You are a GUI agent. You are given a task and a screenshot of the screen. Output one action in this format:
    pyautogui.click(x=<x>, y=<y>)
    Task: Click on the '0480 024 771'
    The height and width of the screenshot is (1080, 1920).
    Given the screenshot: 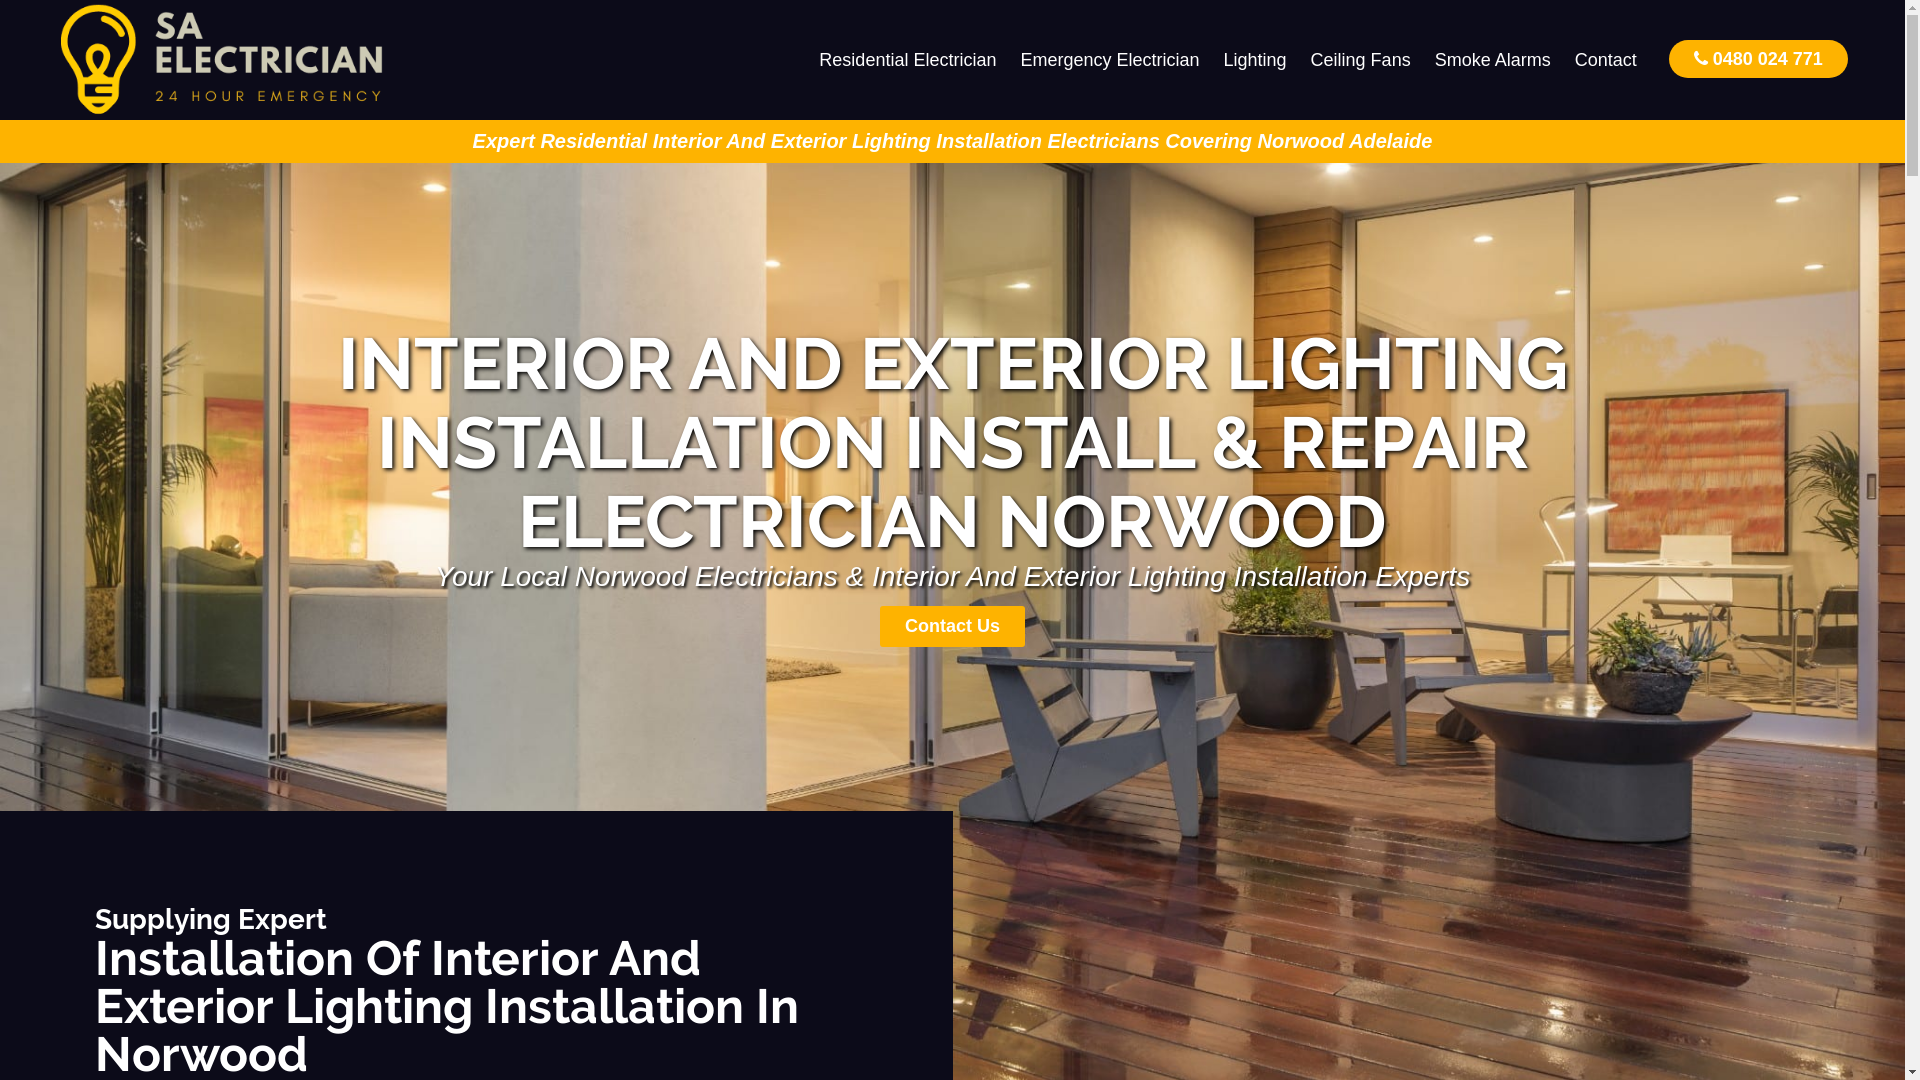 What is the action you would take?
    pyautogui.click(x=1757, y=57)
    